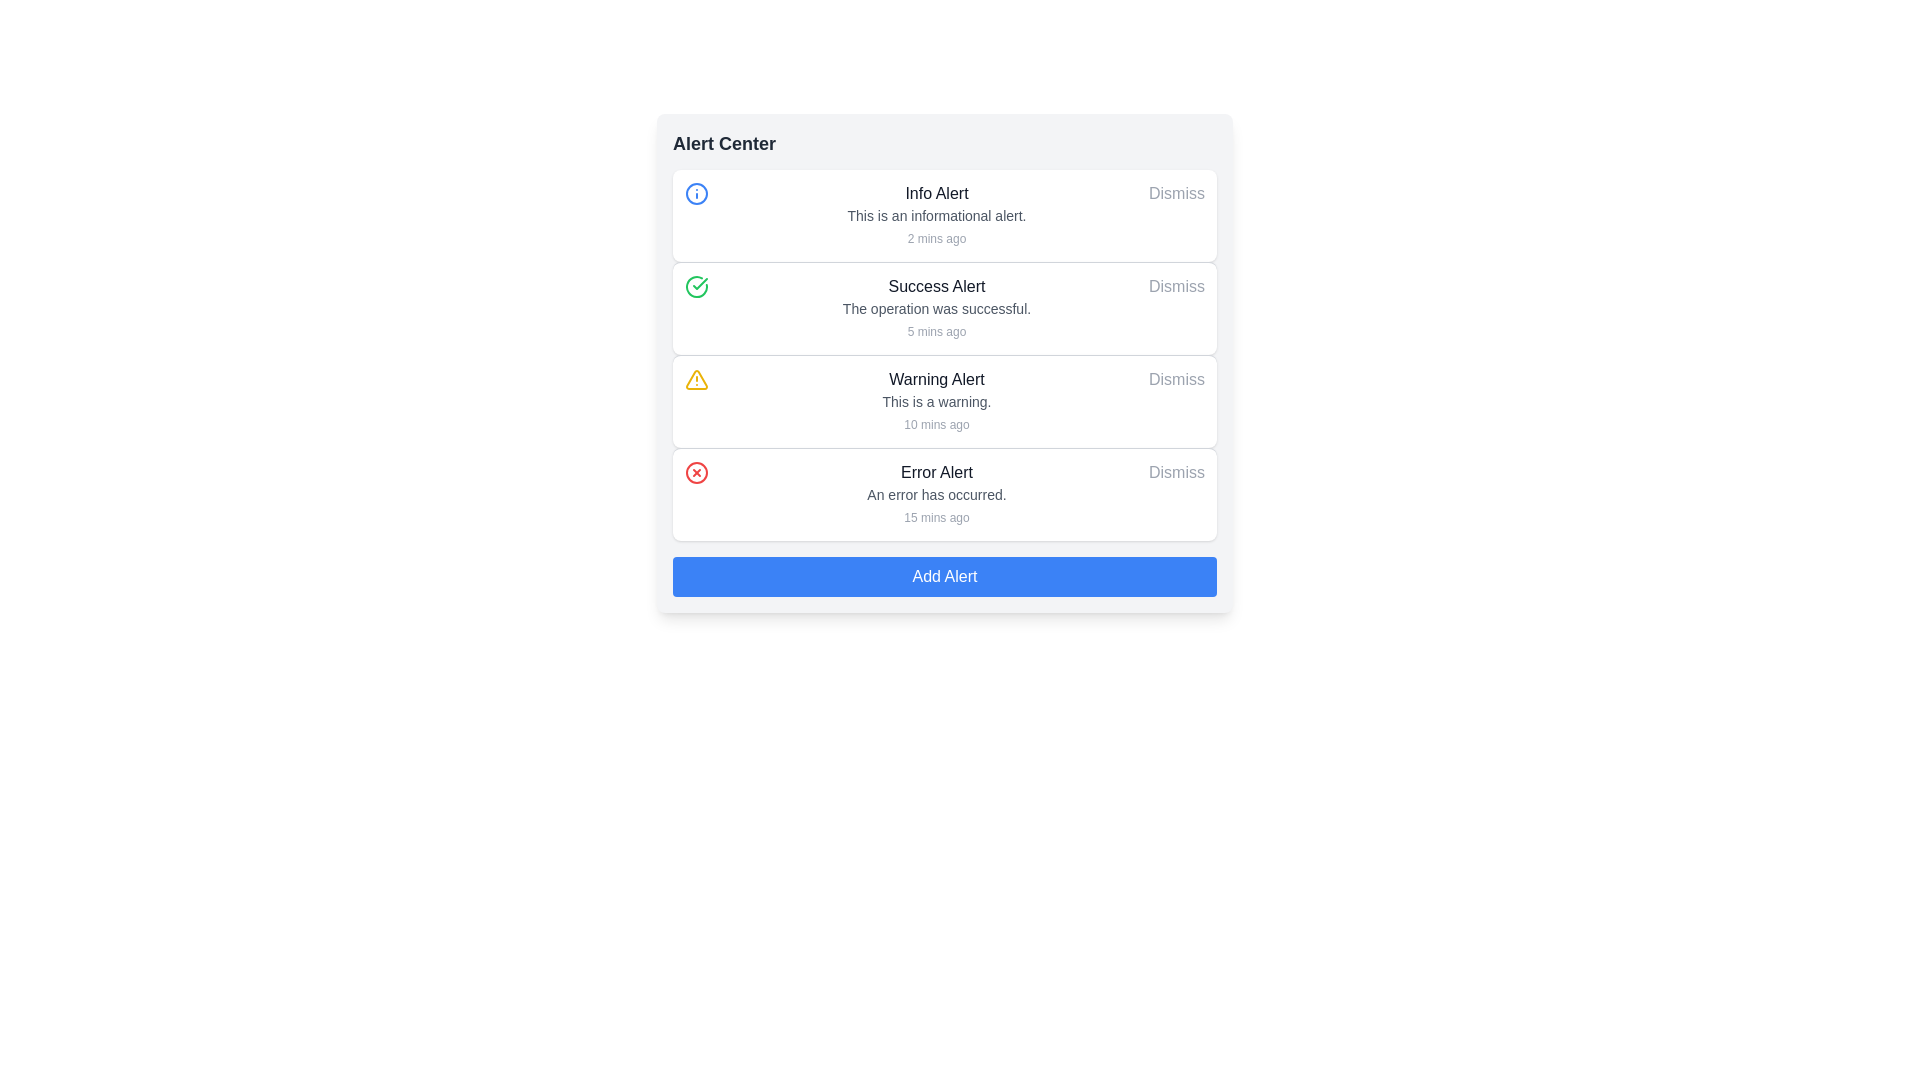  What do you see at coordinates (696, 473) in the screenshot?
I see `the circular part of the error icon located to the left of the 'Error Alert' row in the 'Alert Center' interface, specifically positioned in the fourth row from the top` at bounding box center [696, 473].